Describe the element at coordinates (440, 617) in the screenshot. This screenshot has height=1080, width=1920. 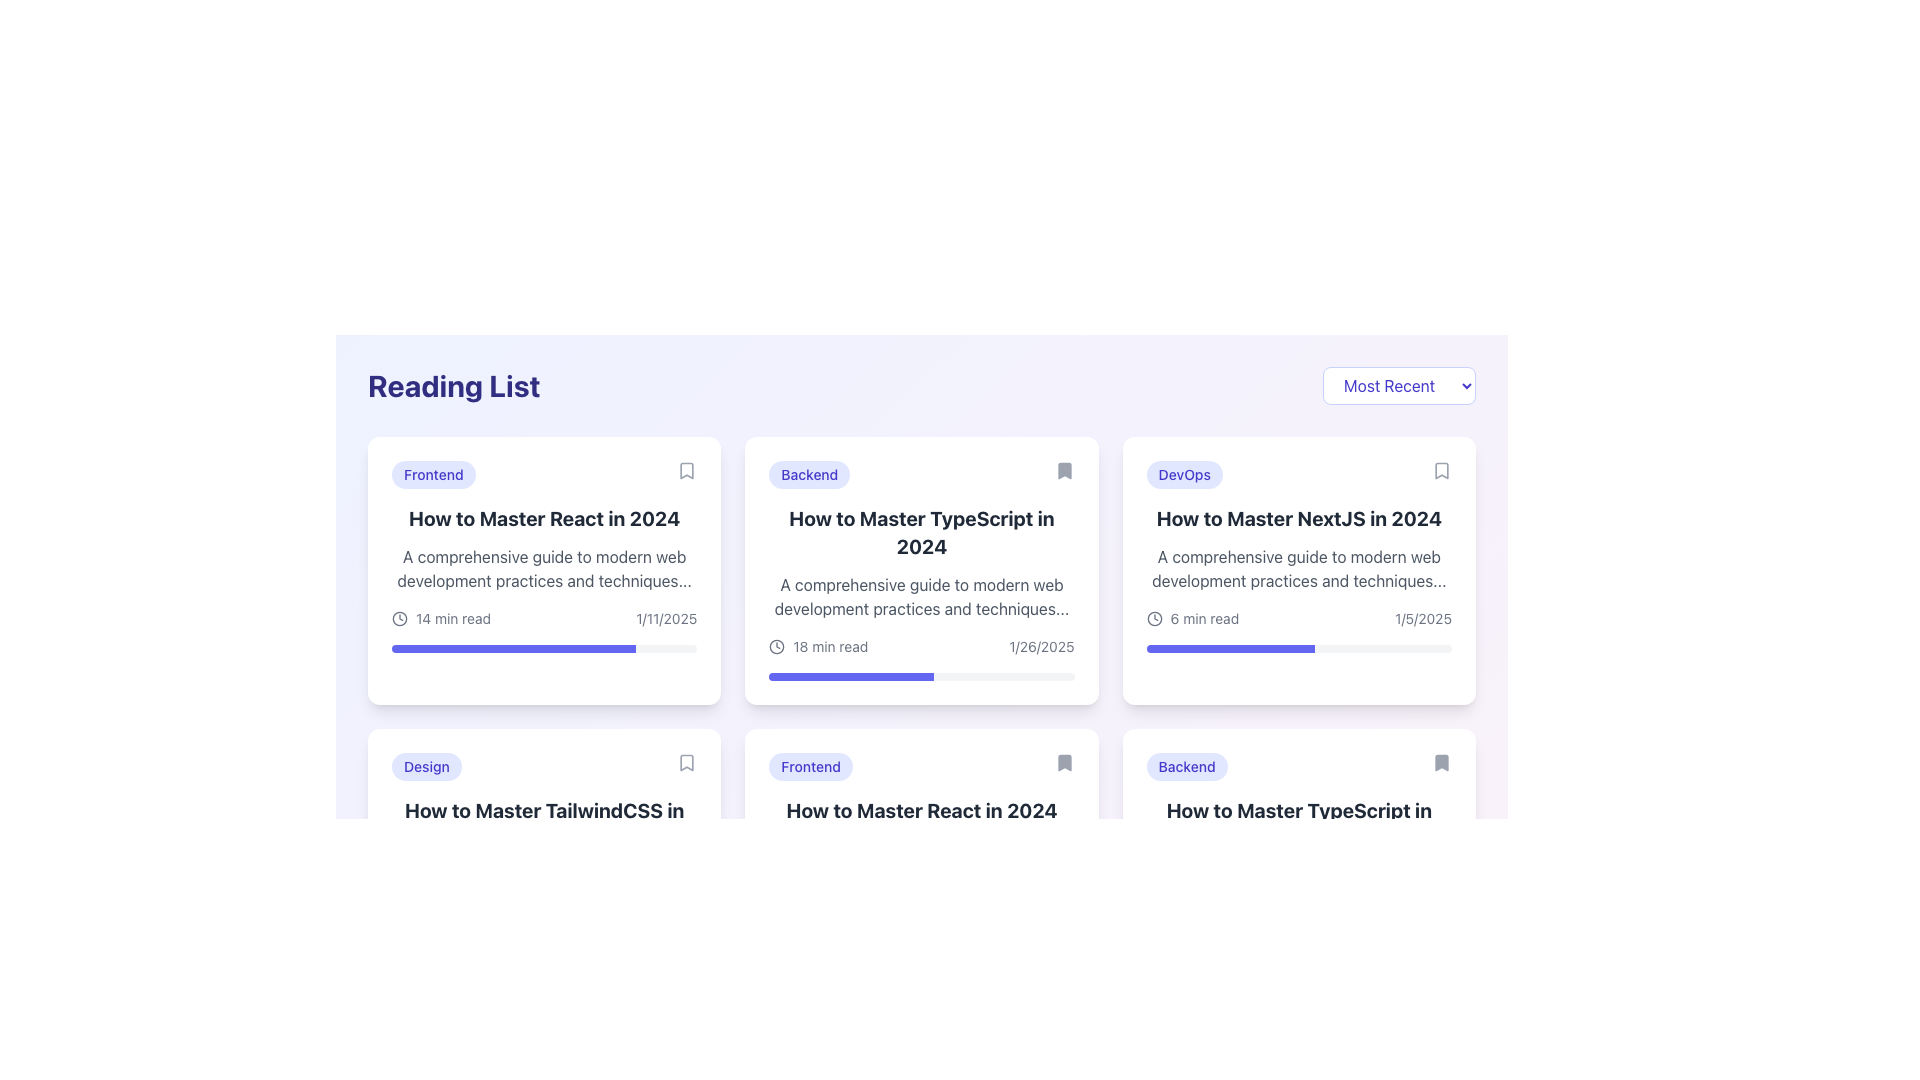
I see `the read-time indicator element located at the bottom left corner of the card labeled 'How to Master React in 2024'` at that location.